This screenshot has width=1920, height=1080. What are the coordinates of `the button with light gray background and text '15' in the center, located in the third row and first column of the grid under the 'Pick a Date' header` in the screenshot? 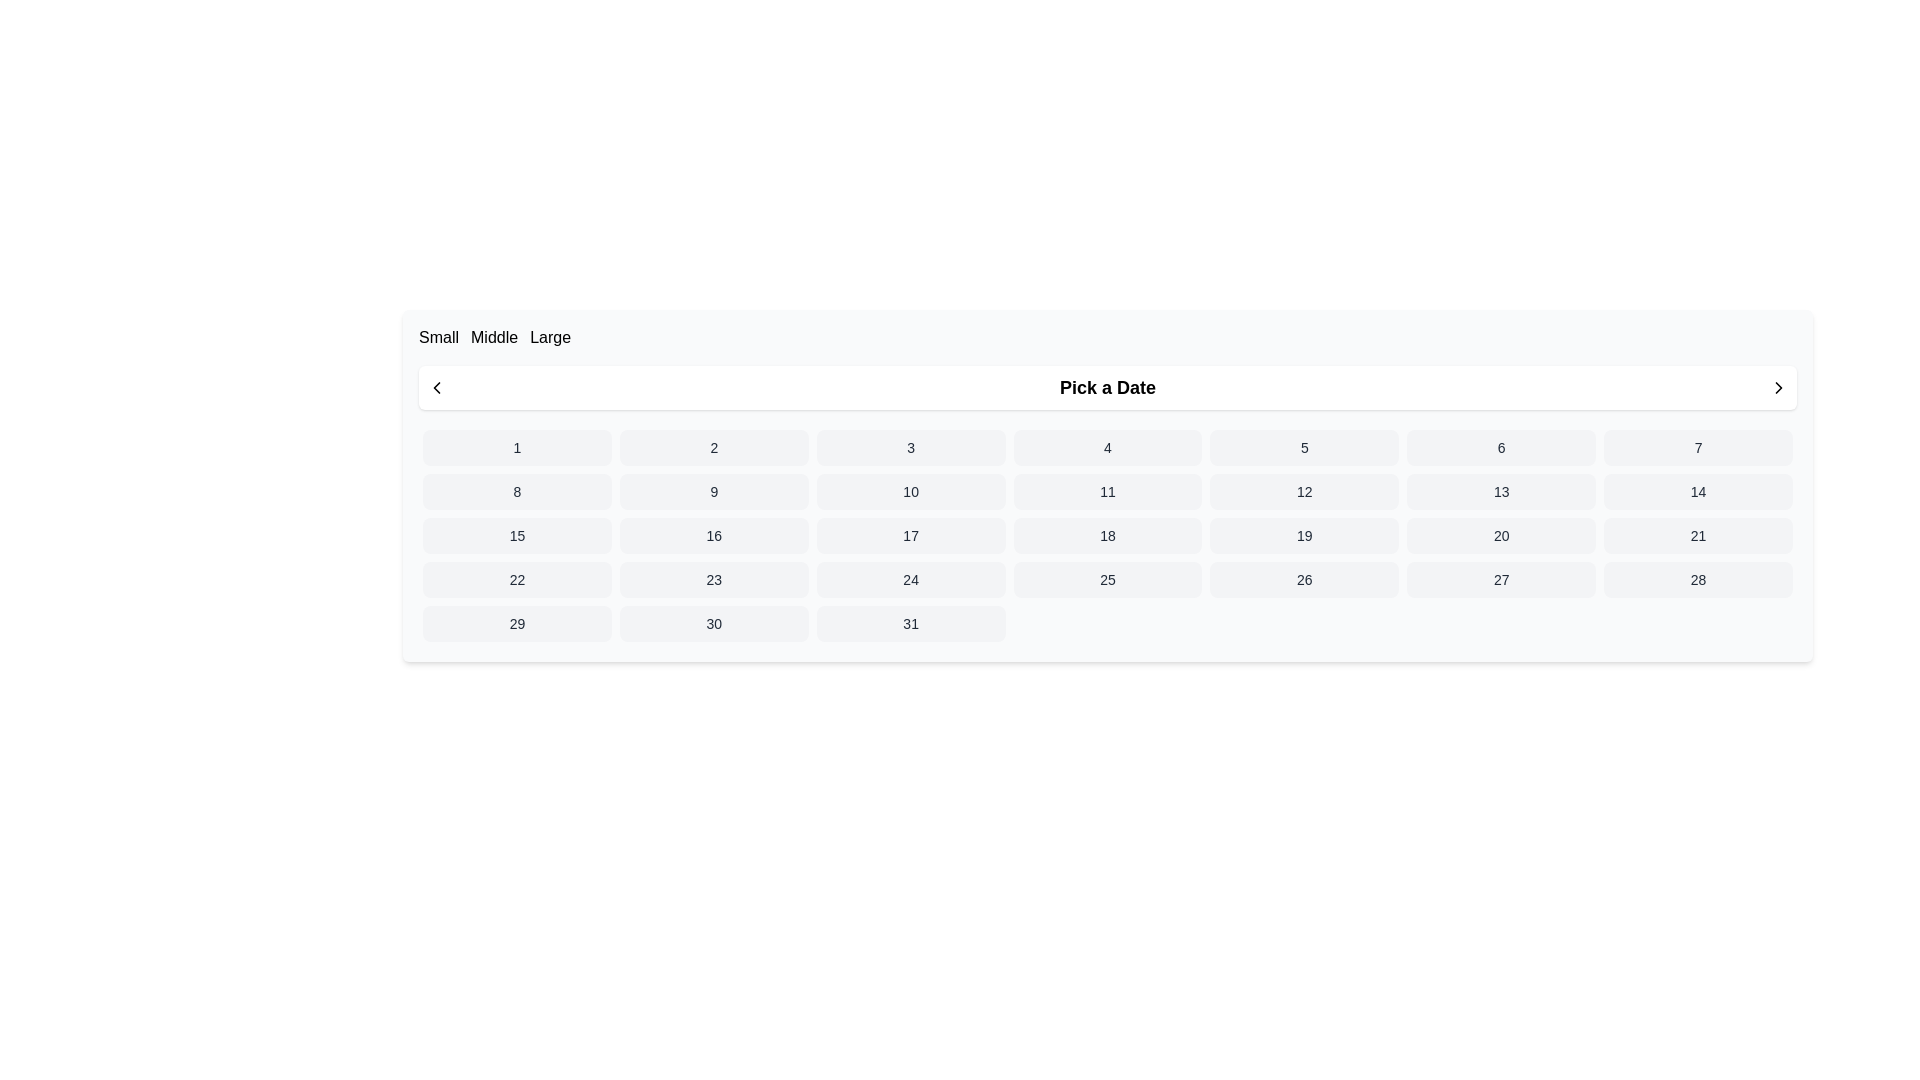 It's located at (517, 535).